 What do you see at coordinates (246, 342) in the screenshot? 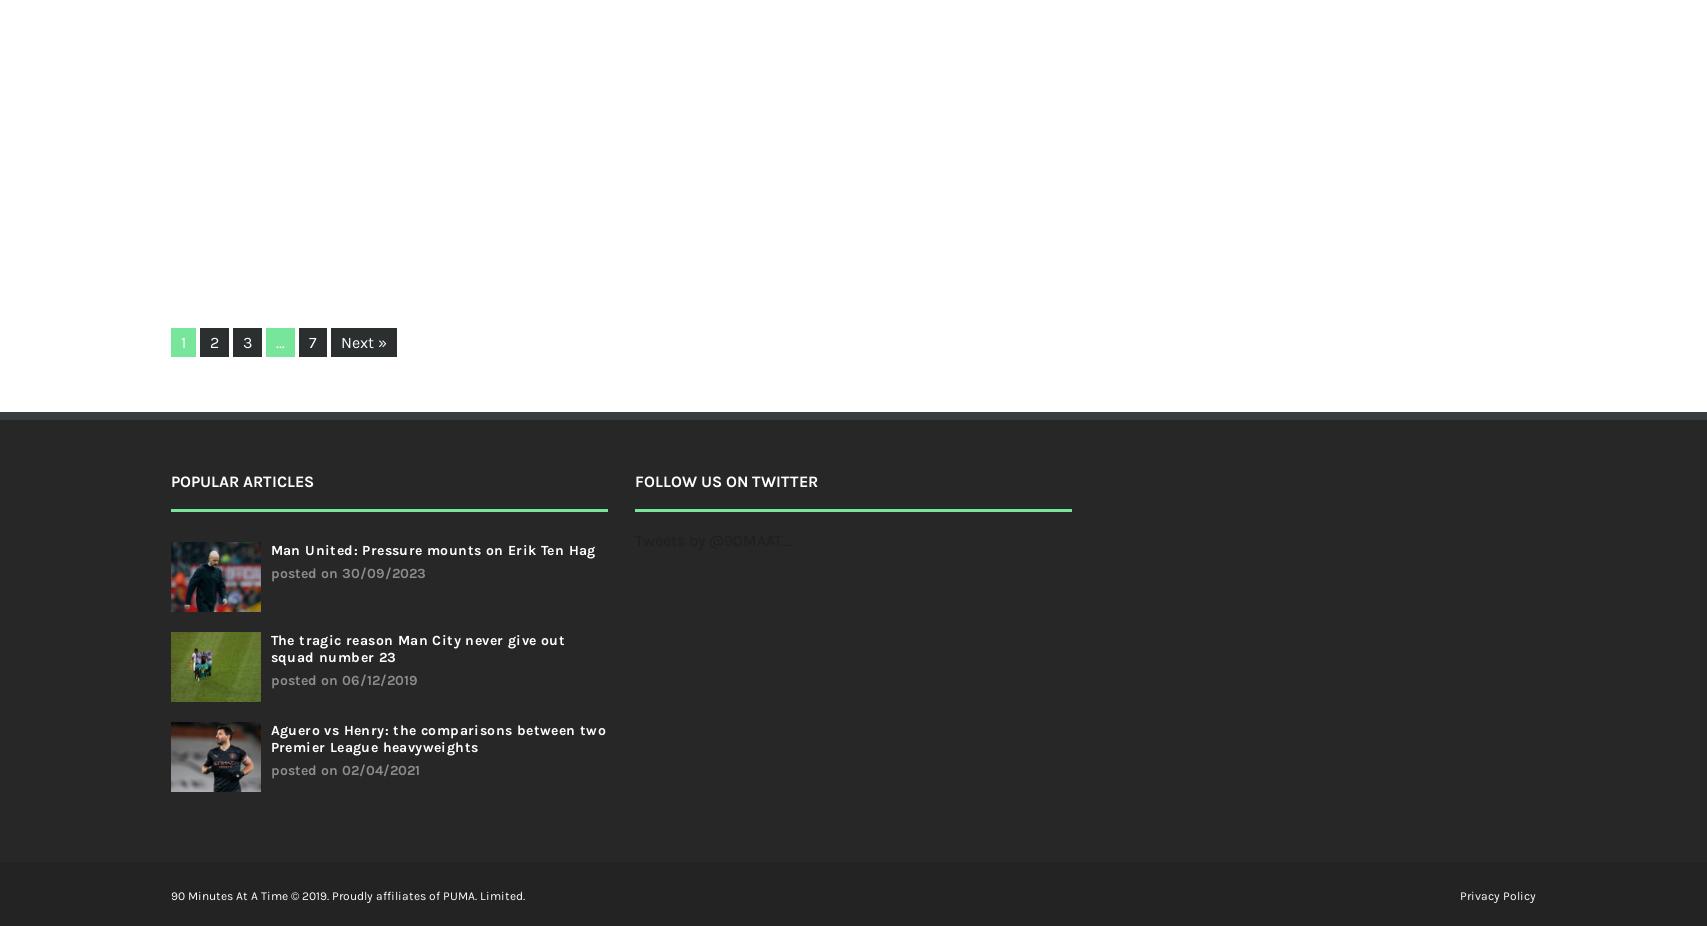
I see `'3'` at bounding box center [246, 342].